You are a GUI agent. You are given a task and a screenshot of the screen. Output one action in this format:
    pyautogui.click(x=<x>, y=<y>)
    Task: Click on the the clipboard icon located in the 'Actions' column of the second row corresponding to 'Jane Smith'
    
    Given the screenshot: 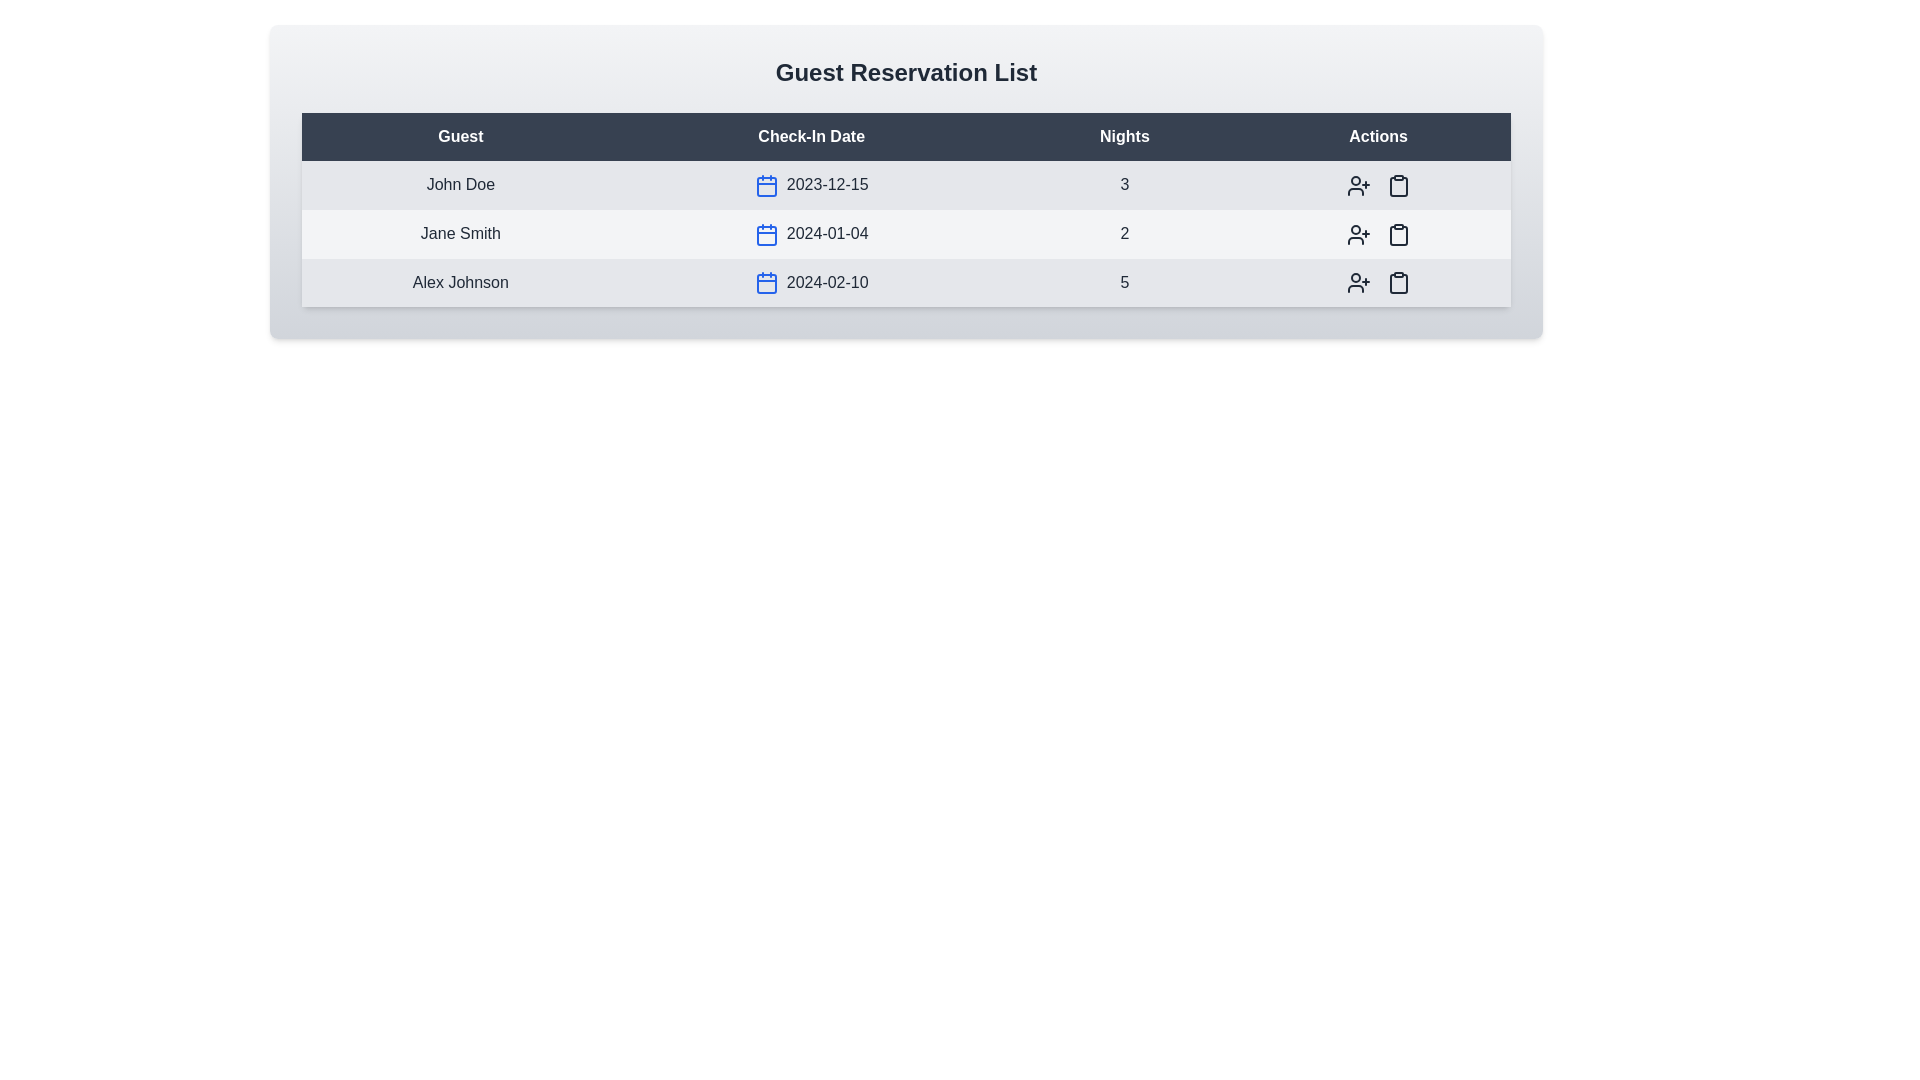 What is the action you would take?
    pyautogui.click(x=1397, y=233)
    